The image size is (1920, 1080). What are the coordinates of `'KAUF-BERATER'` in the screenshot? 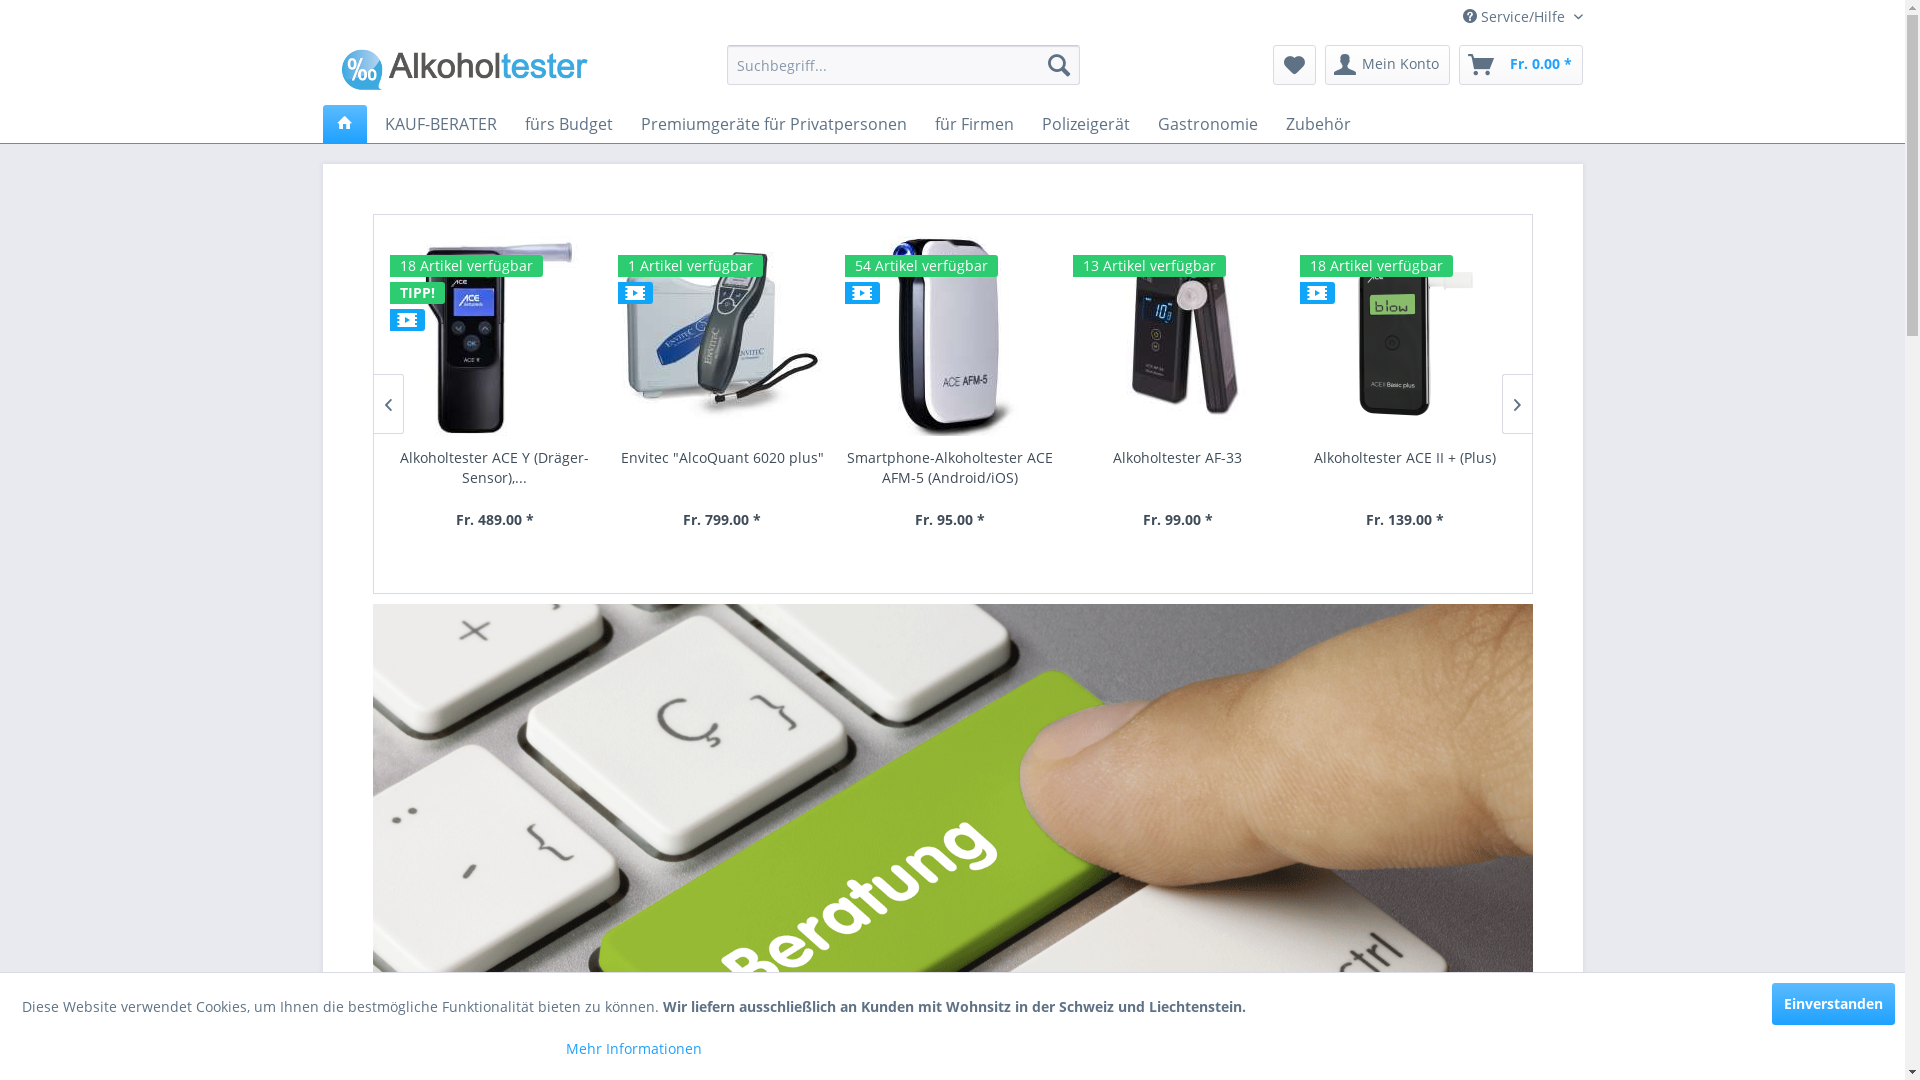 It's located at (439, 123).